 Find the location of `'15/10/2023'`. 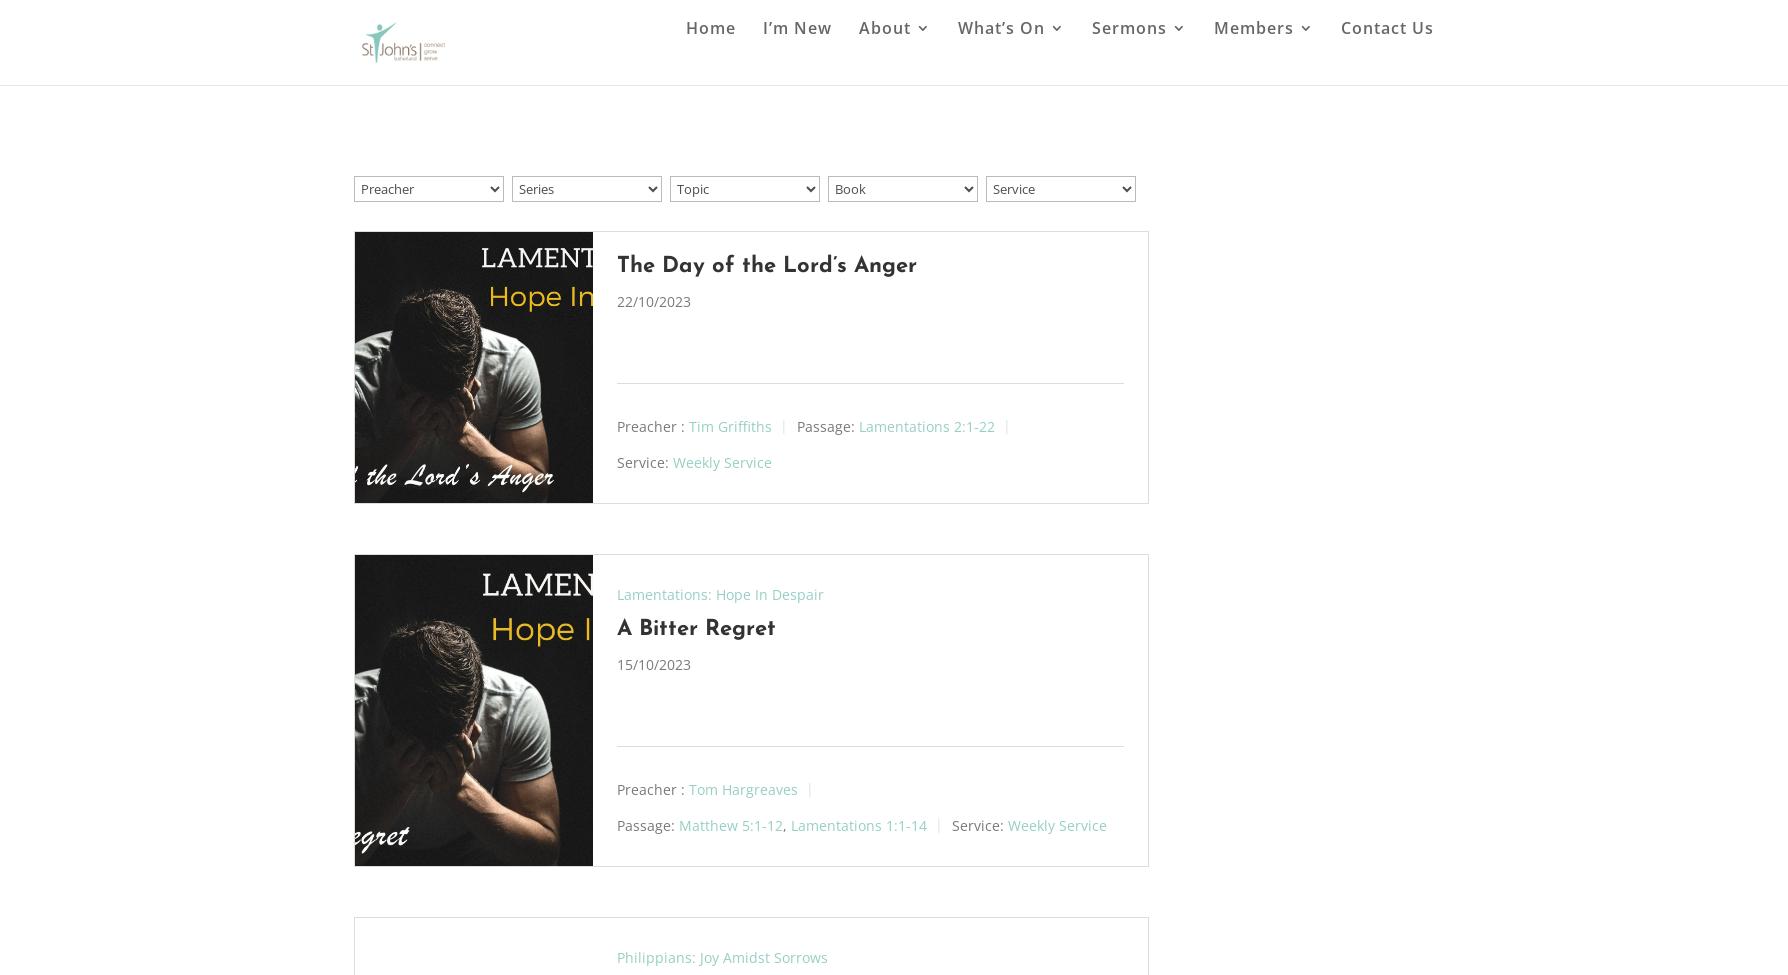

'15/10/2023' is located at coordinates (652, 664).